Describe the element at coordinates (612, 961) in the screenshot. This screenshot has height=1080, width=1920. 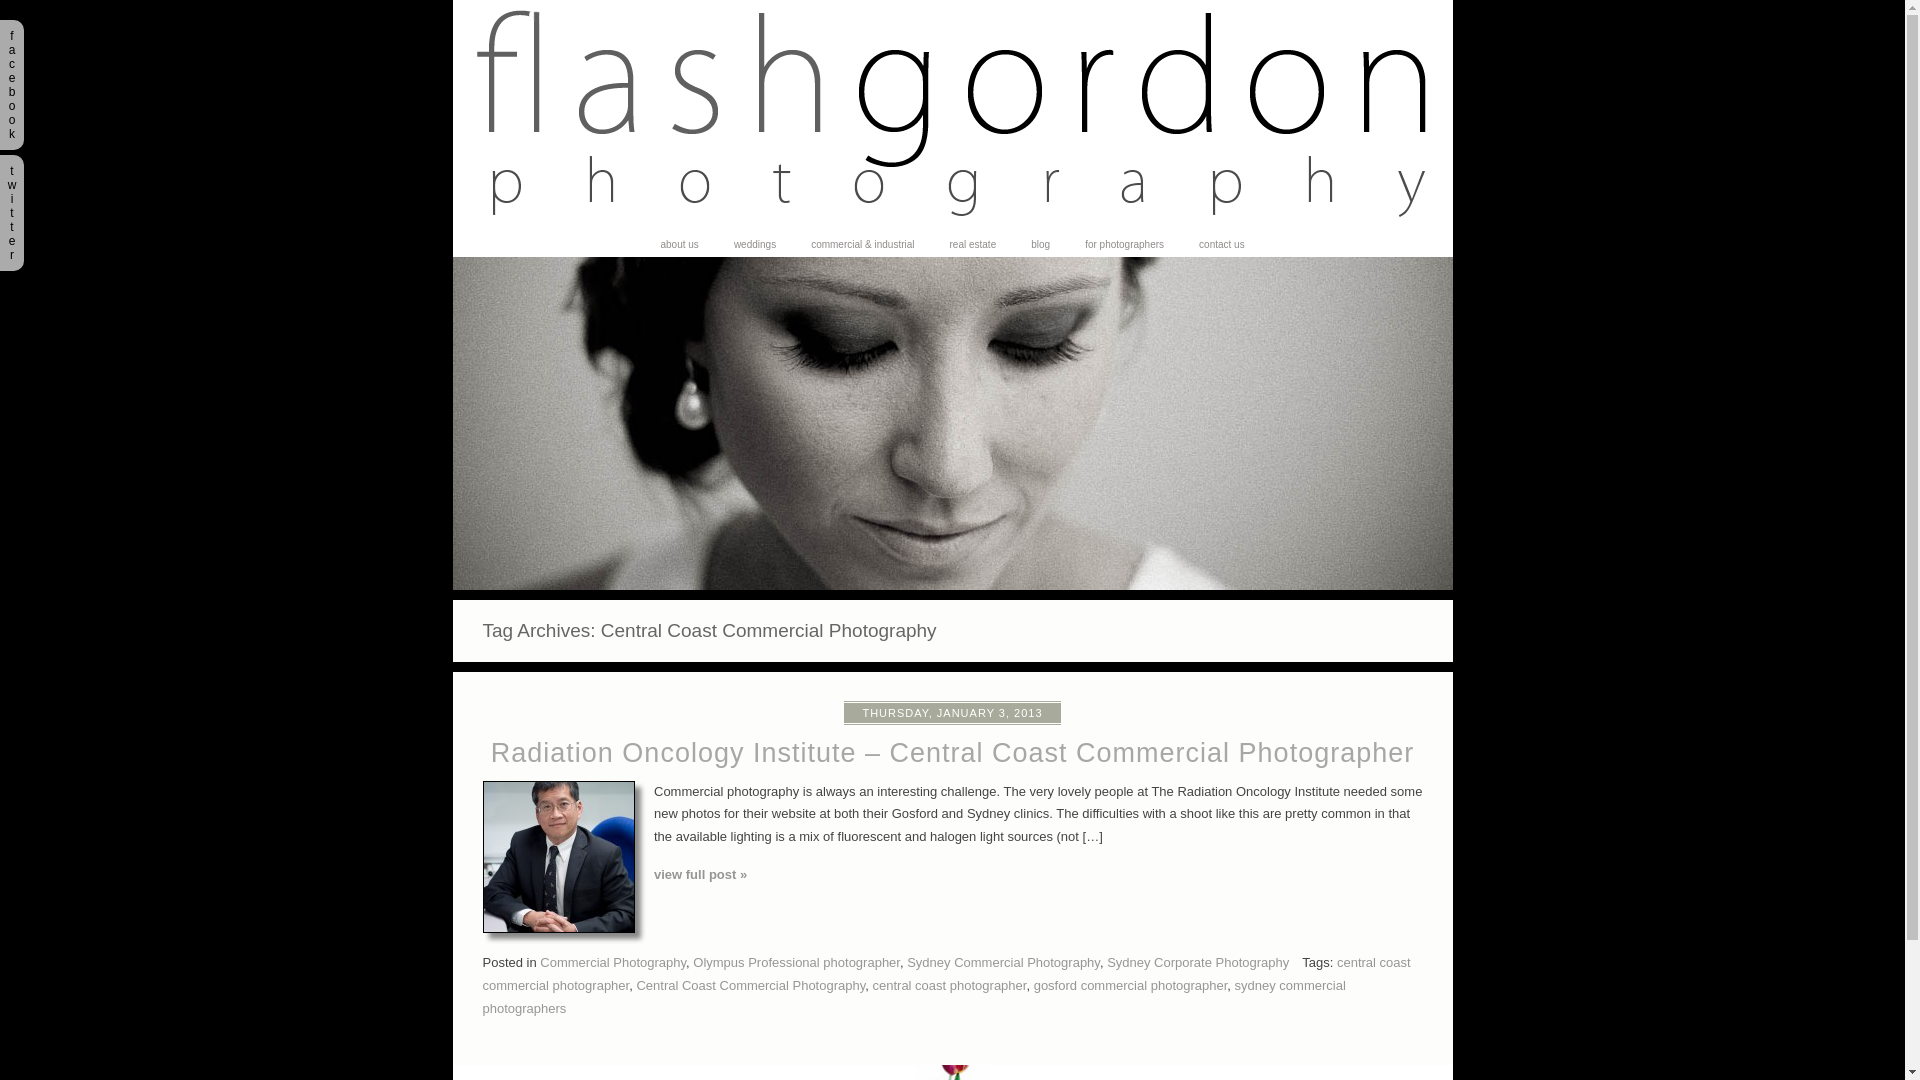
I see `'Commercial Photography'` at that location.